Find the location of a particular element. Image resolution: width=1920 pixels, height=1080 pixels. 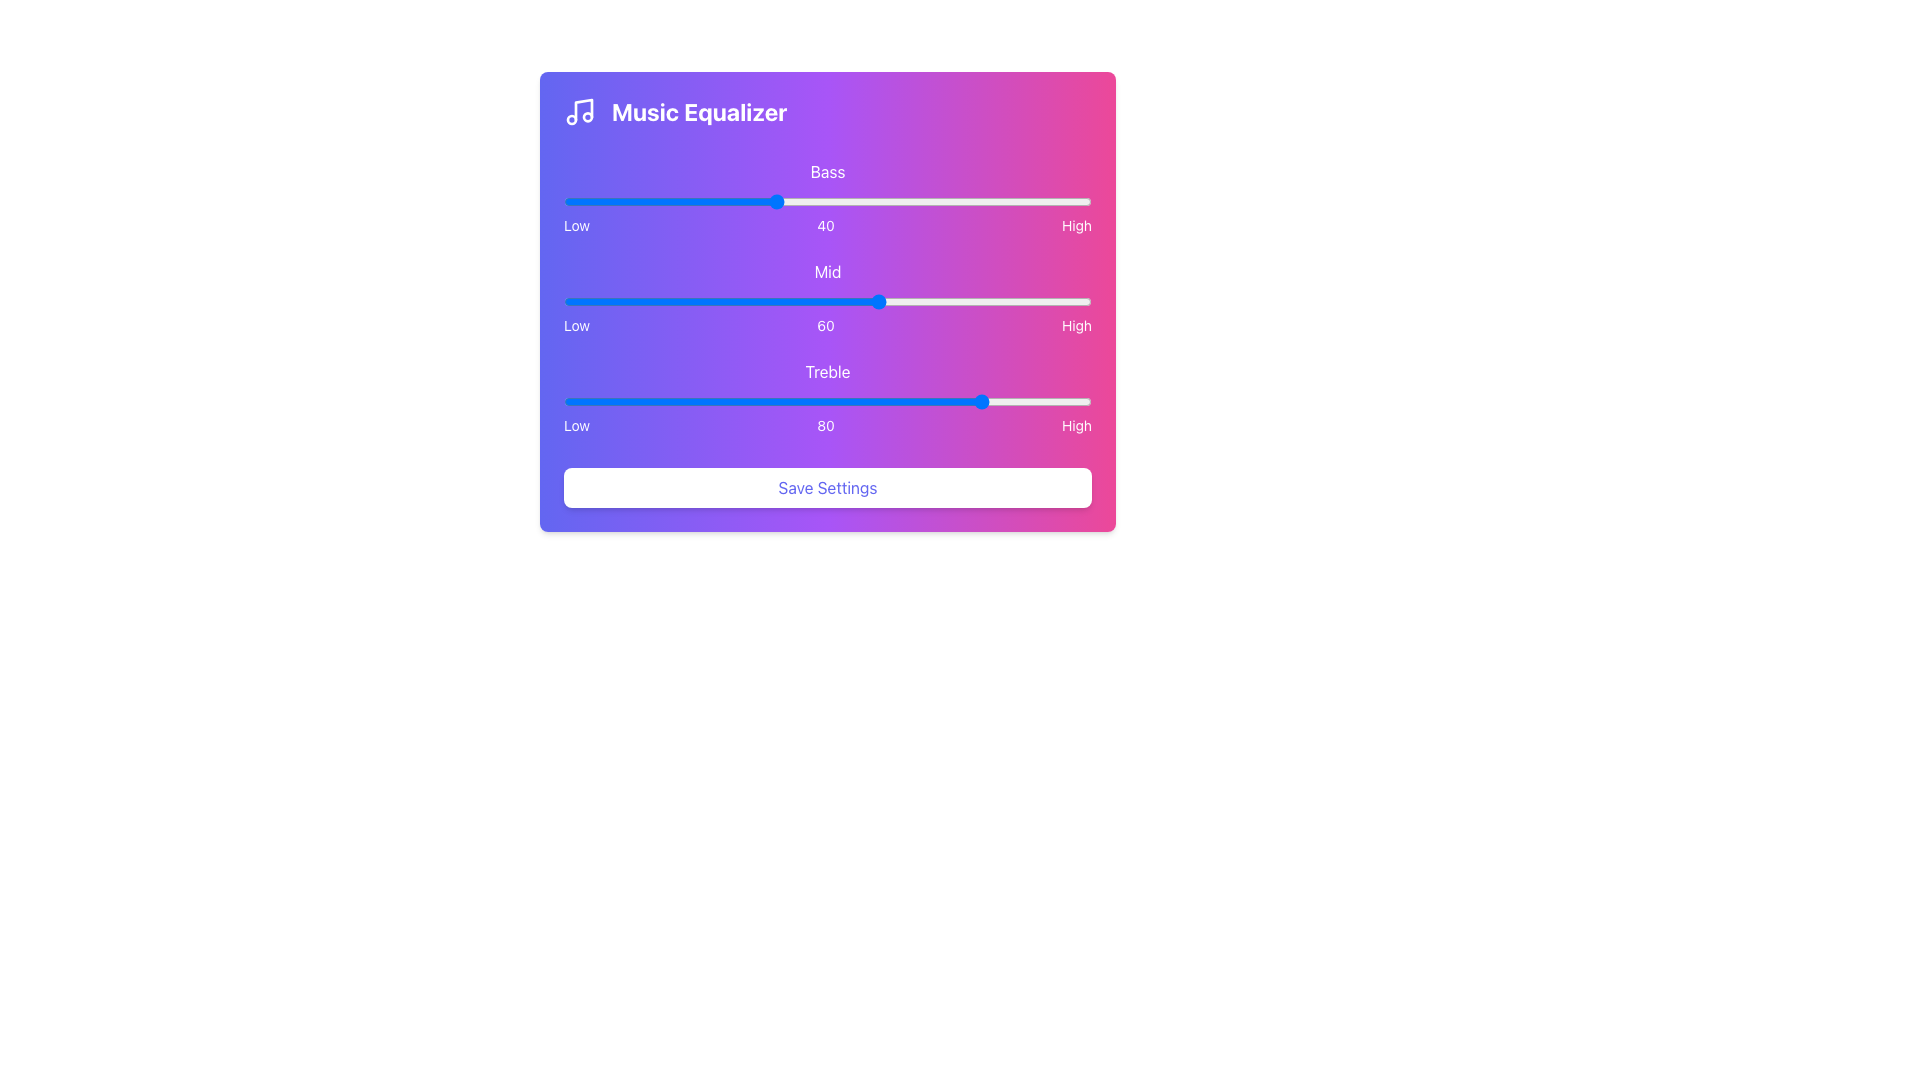

the 'Save Settings' button, which has a white background, rounded corners, and blue text is located at coordinates (828, 488).